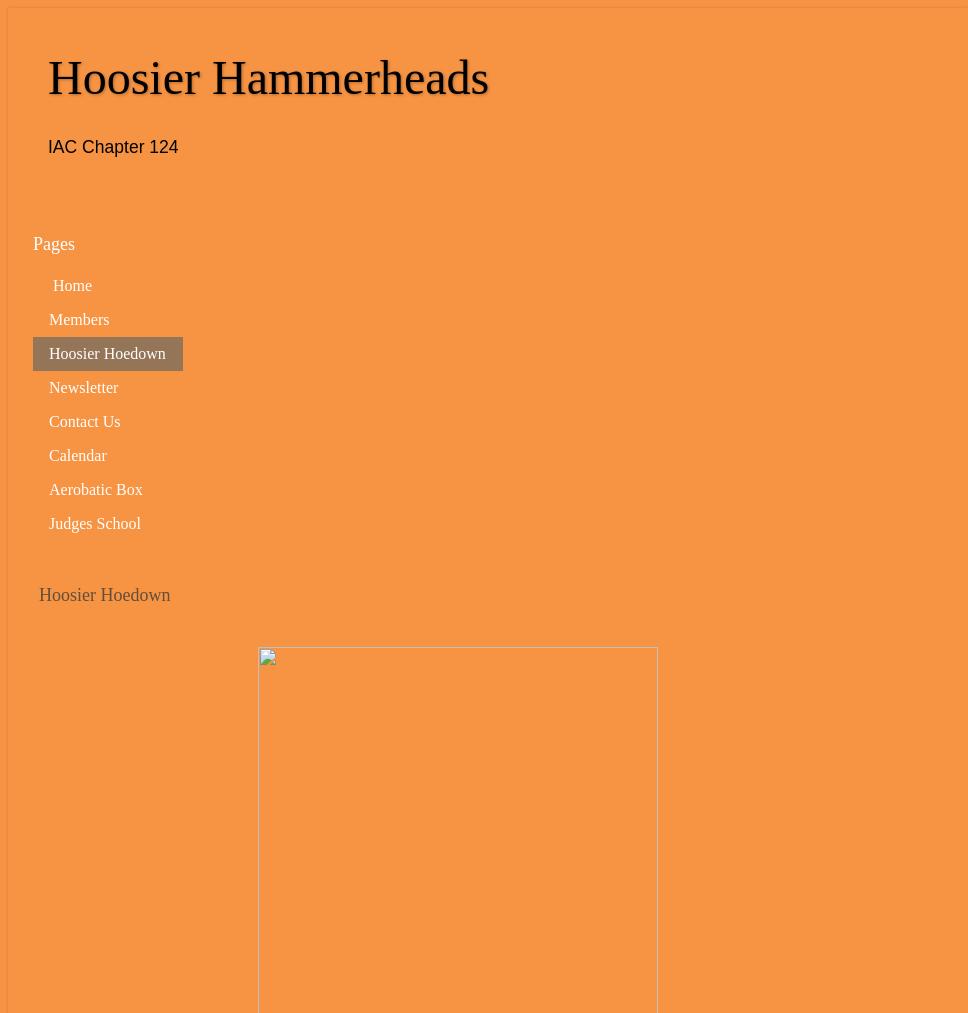 The image size is (968, 1013). I want to click on 'Calendar', so click(76, 453).